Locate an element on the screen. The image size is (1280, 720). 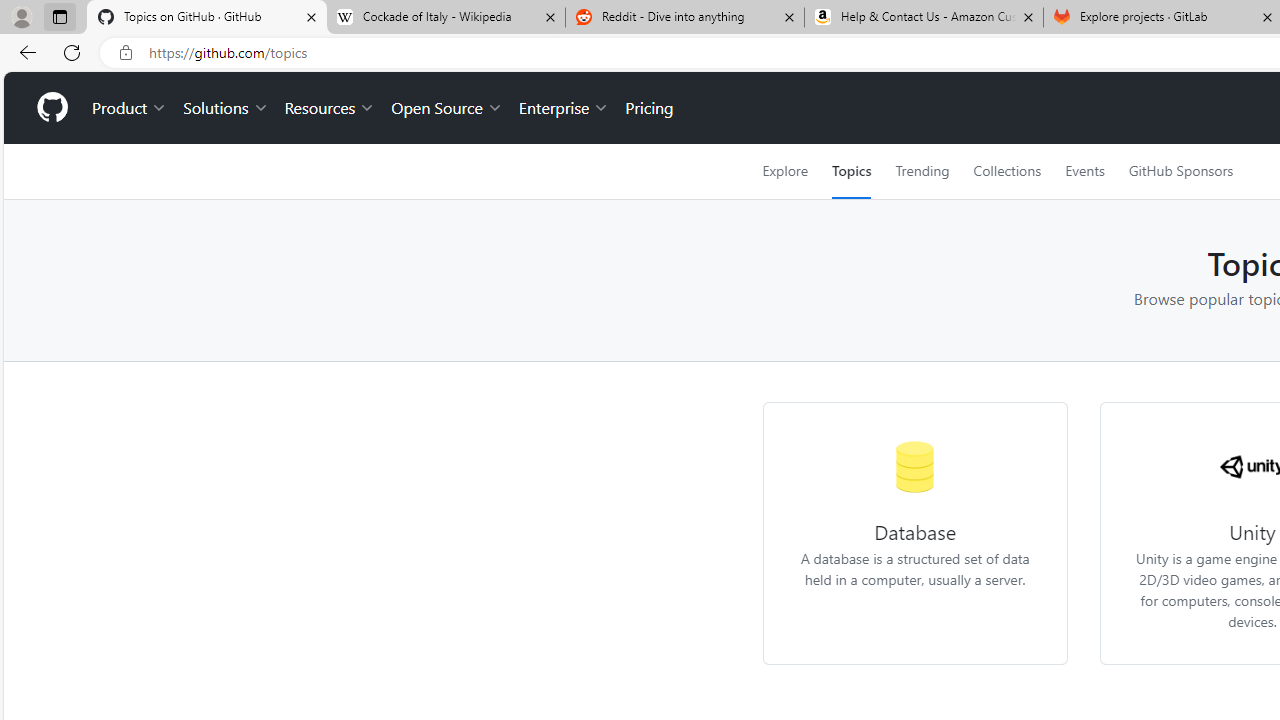
'Open Source' is located at coordinates (445, 108).